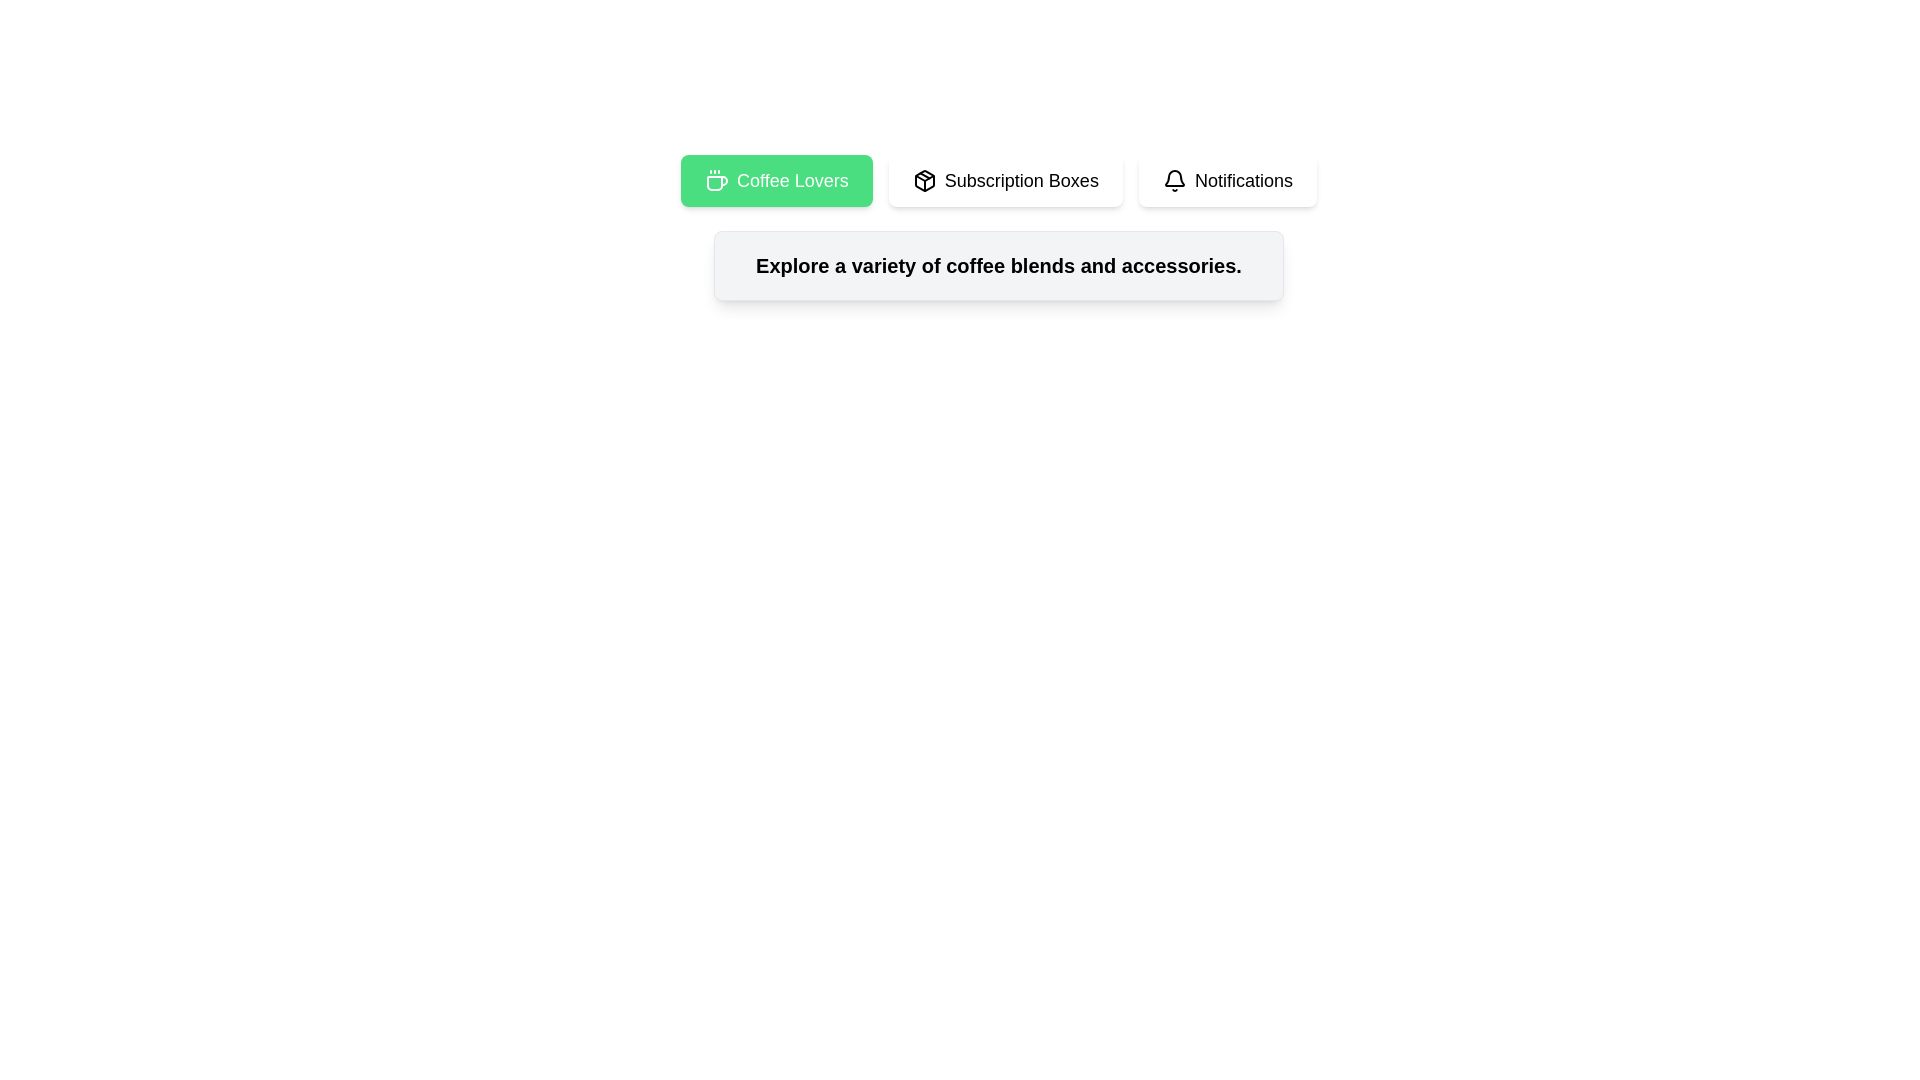 This screenshot has width=1920, height=1080. What do you see at coordinates (717, 181) in the screenshot?
I see `the SVG icon that visually represents the coffee theme, located at the start of the 'Coffee Lovers' button` at bounding box center [717, 181].